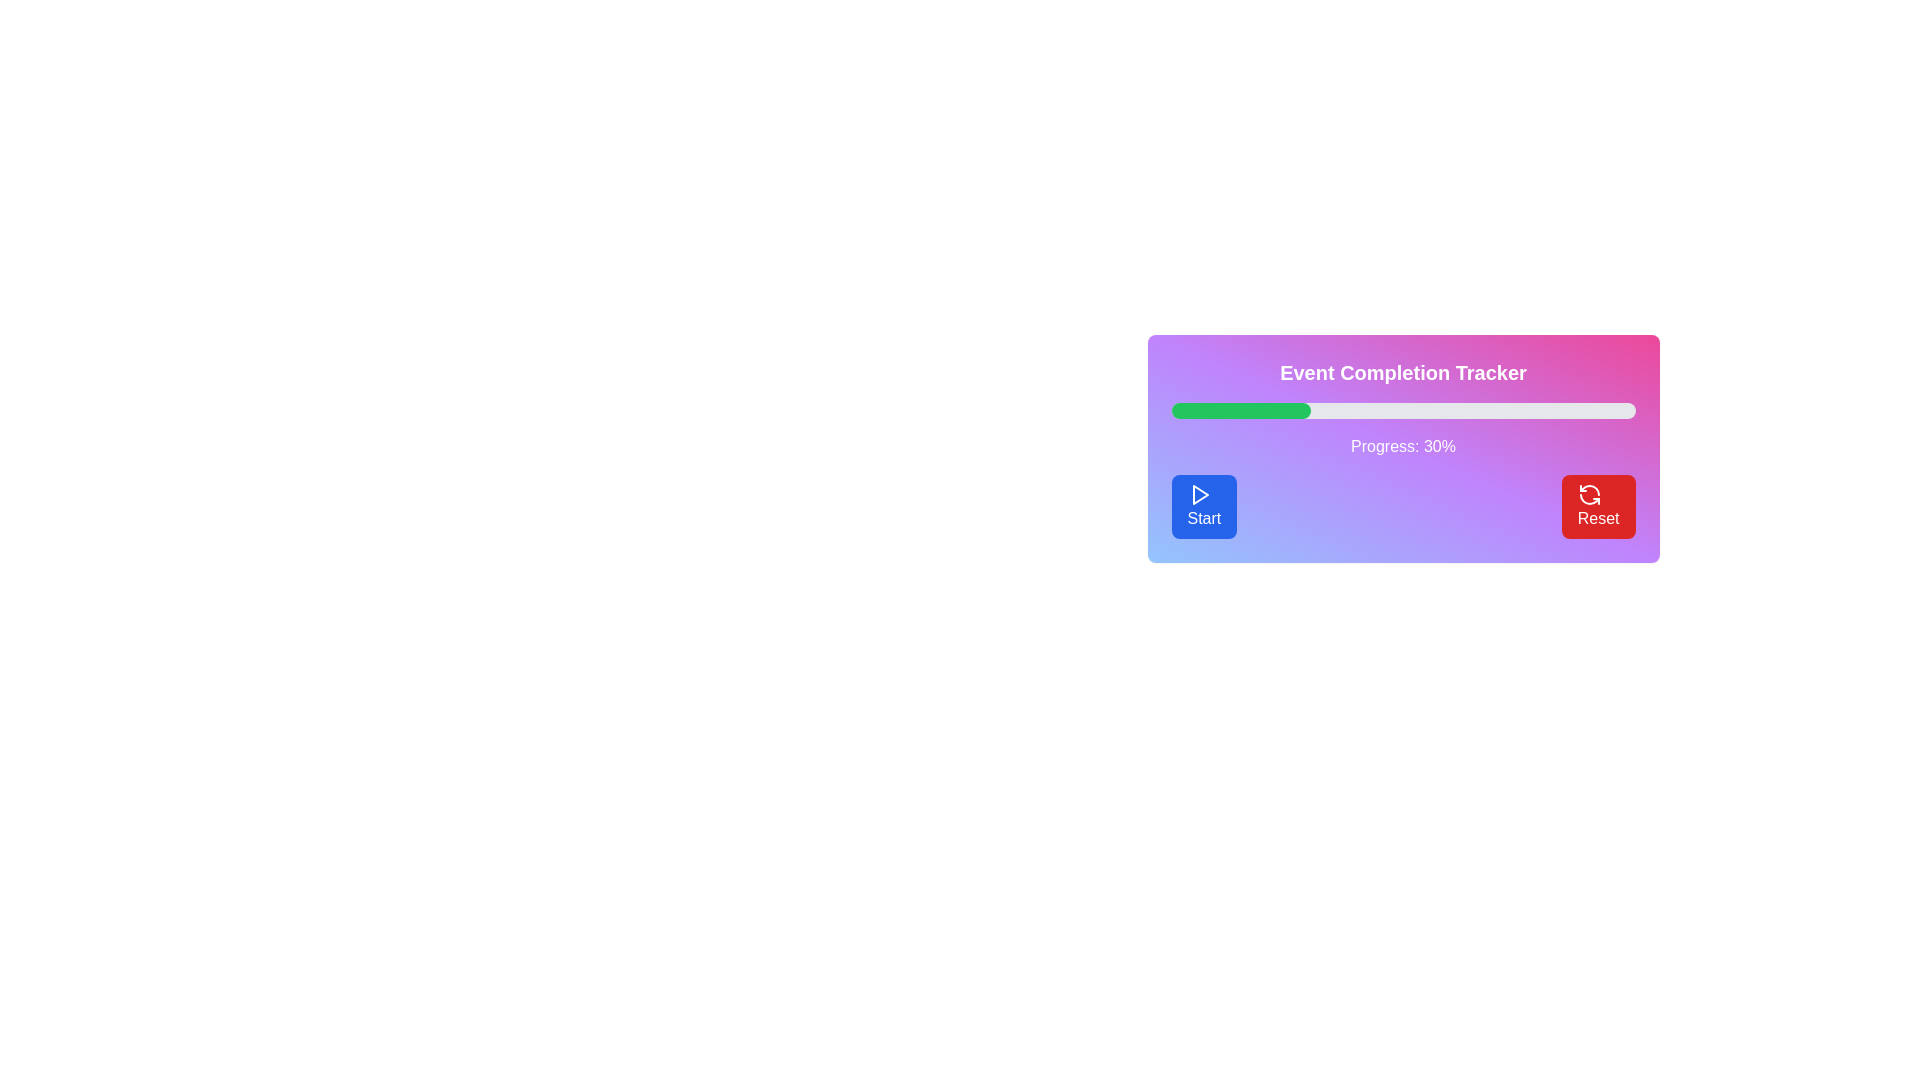 The height and width of the screenshot is (1080, 1920). I want to click on the Progress bar that visually represents the completion of a task, positioned below the 'Event Completion Tracker' text and above the 'Progress: 30%' label, so click(1402, 410).